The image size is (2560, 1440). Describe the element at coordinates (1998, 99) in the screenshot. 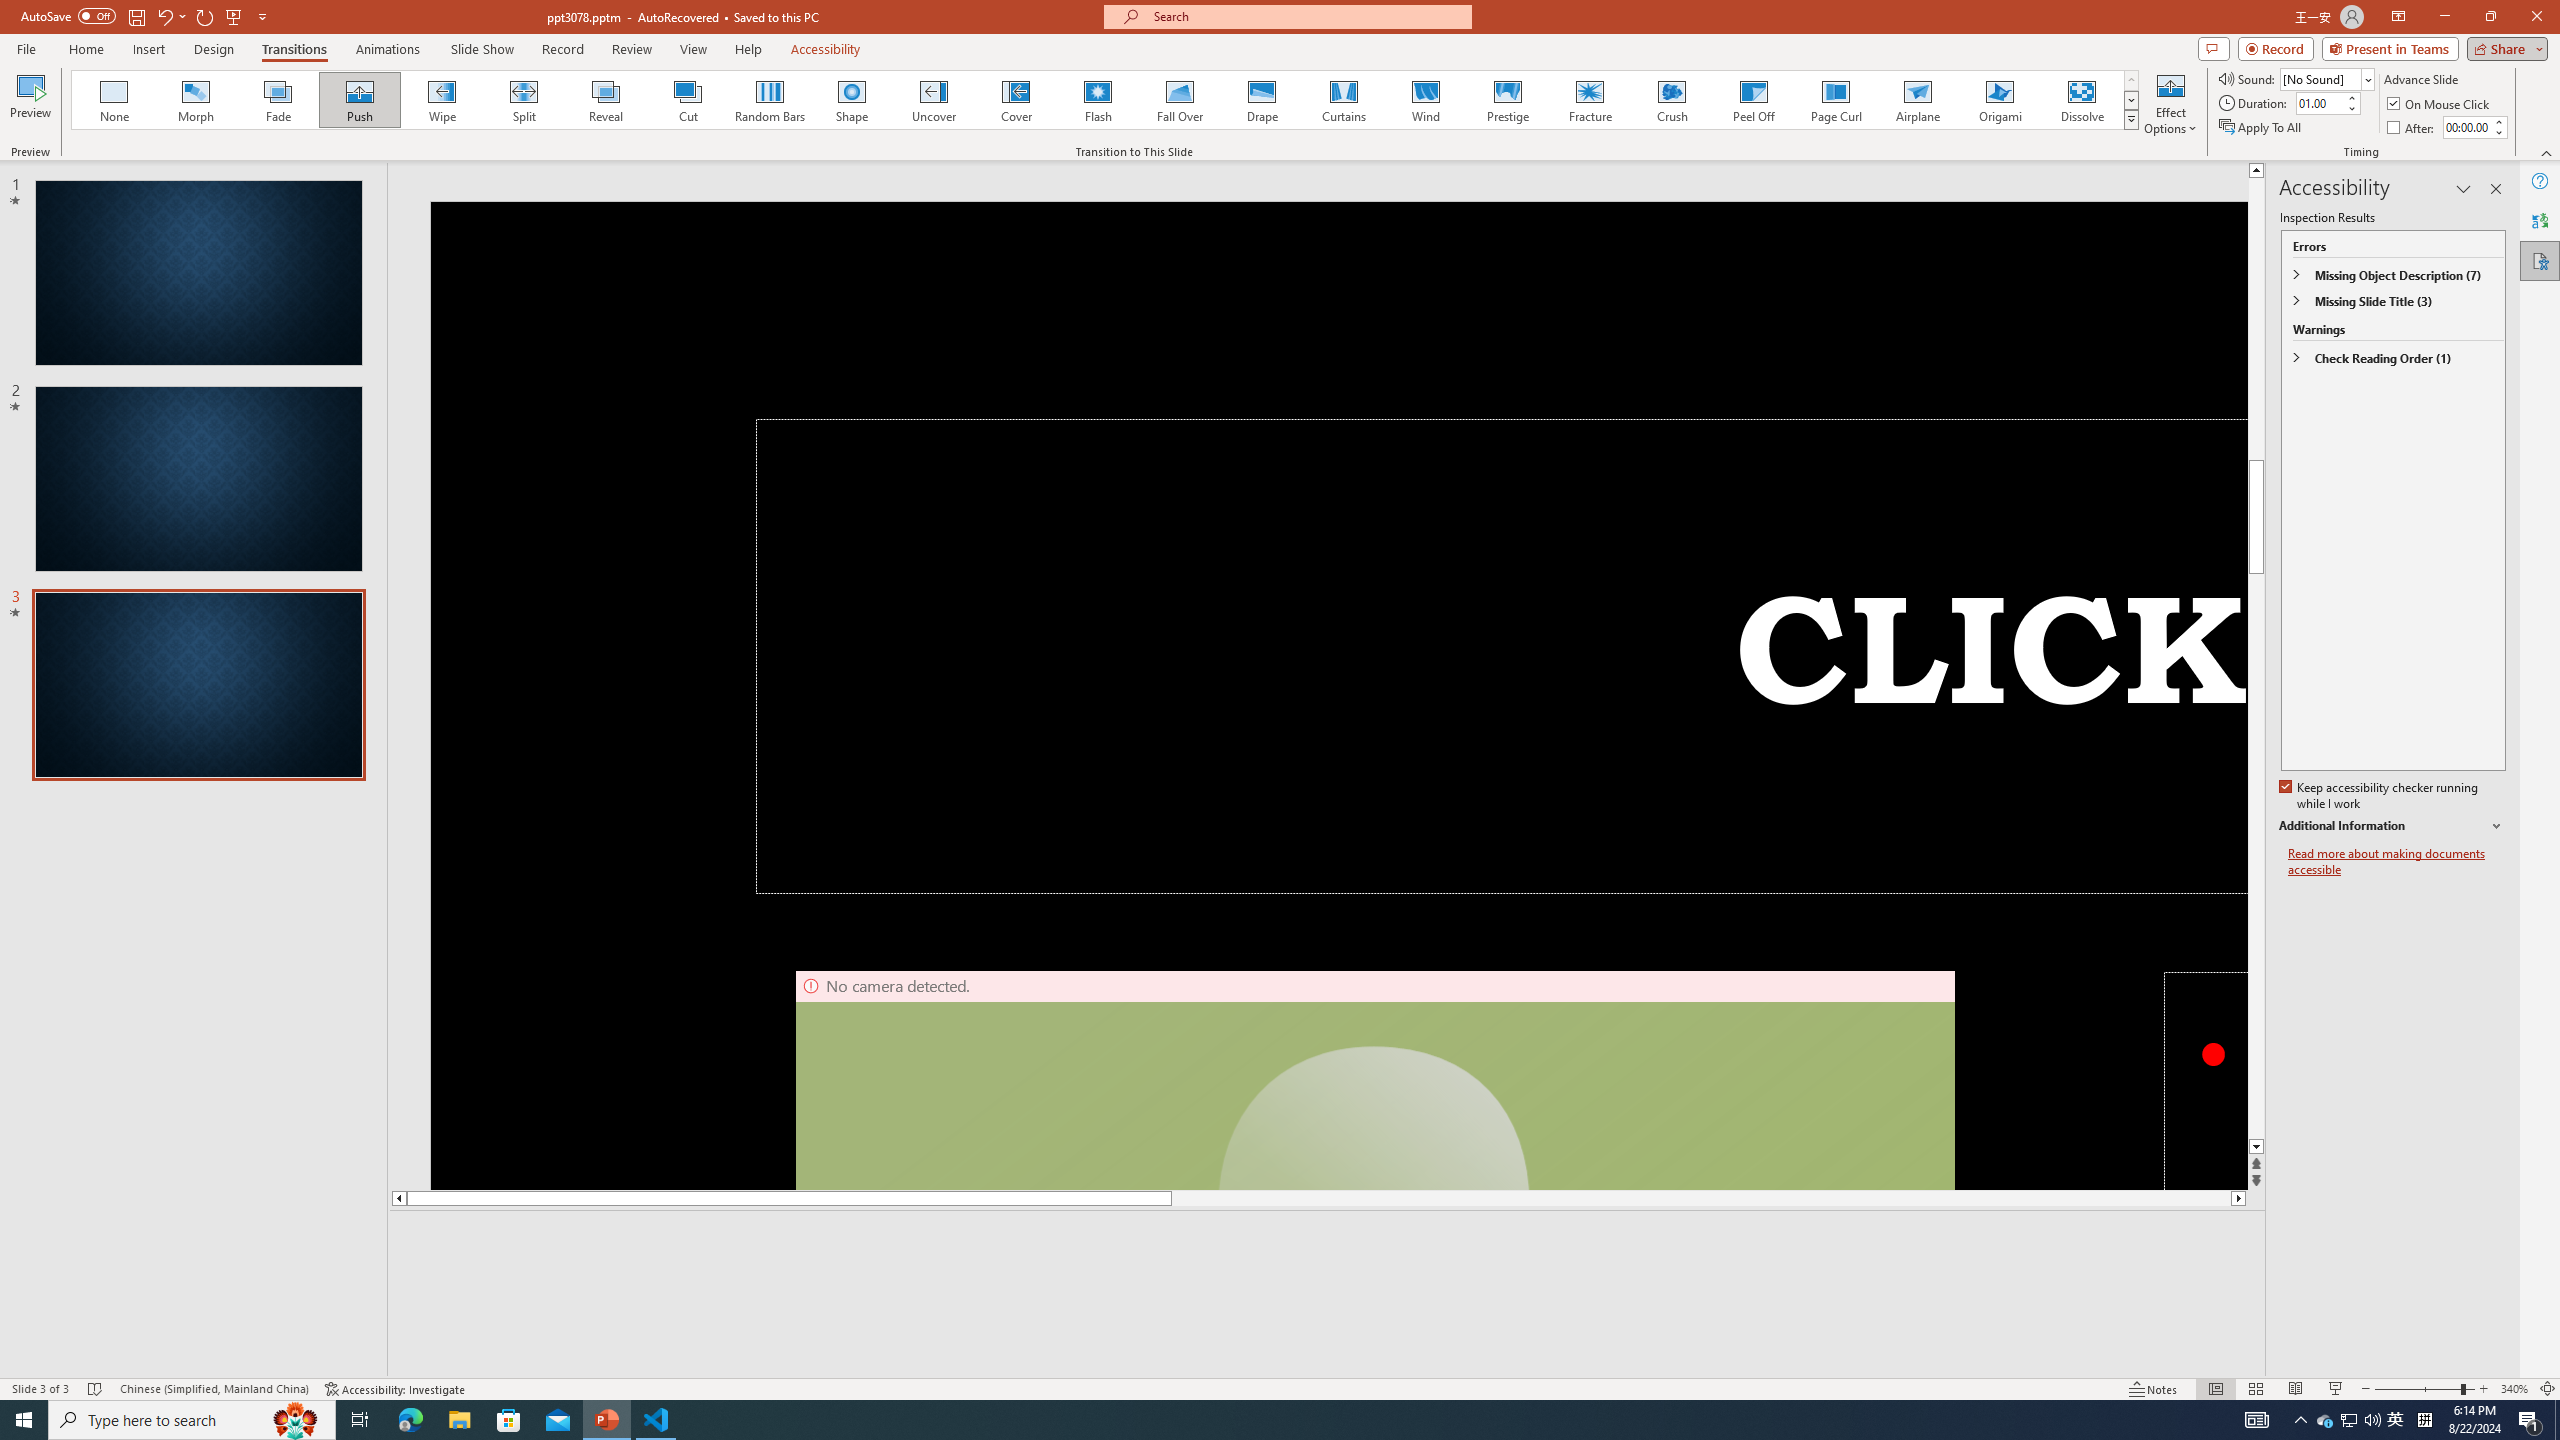

I see `'Origami'` at that location.